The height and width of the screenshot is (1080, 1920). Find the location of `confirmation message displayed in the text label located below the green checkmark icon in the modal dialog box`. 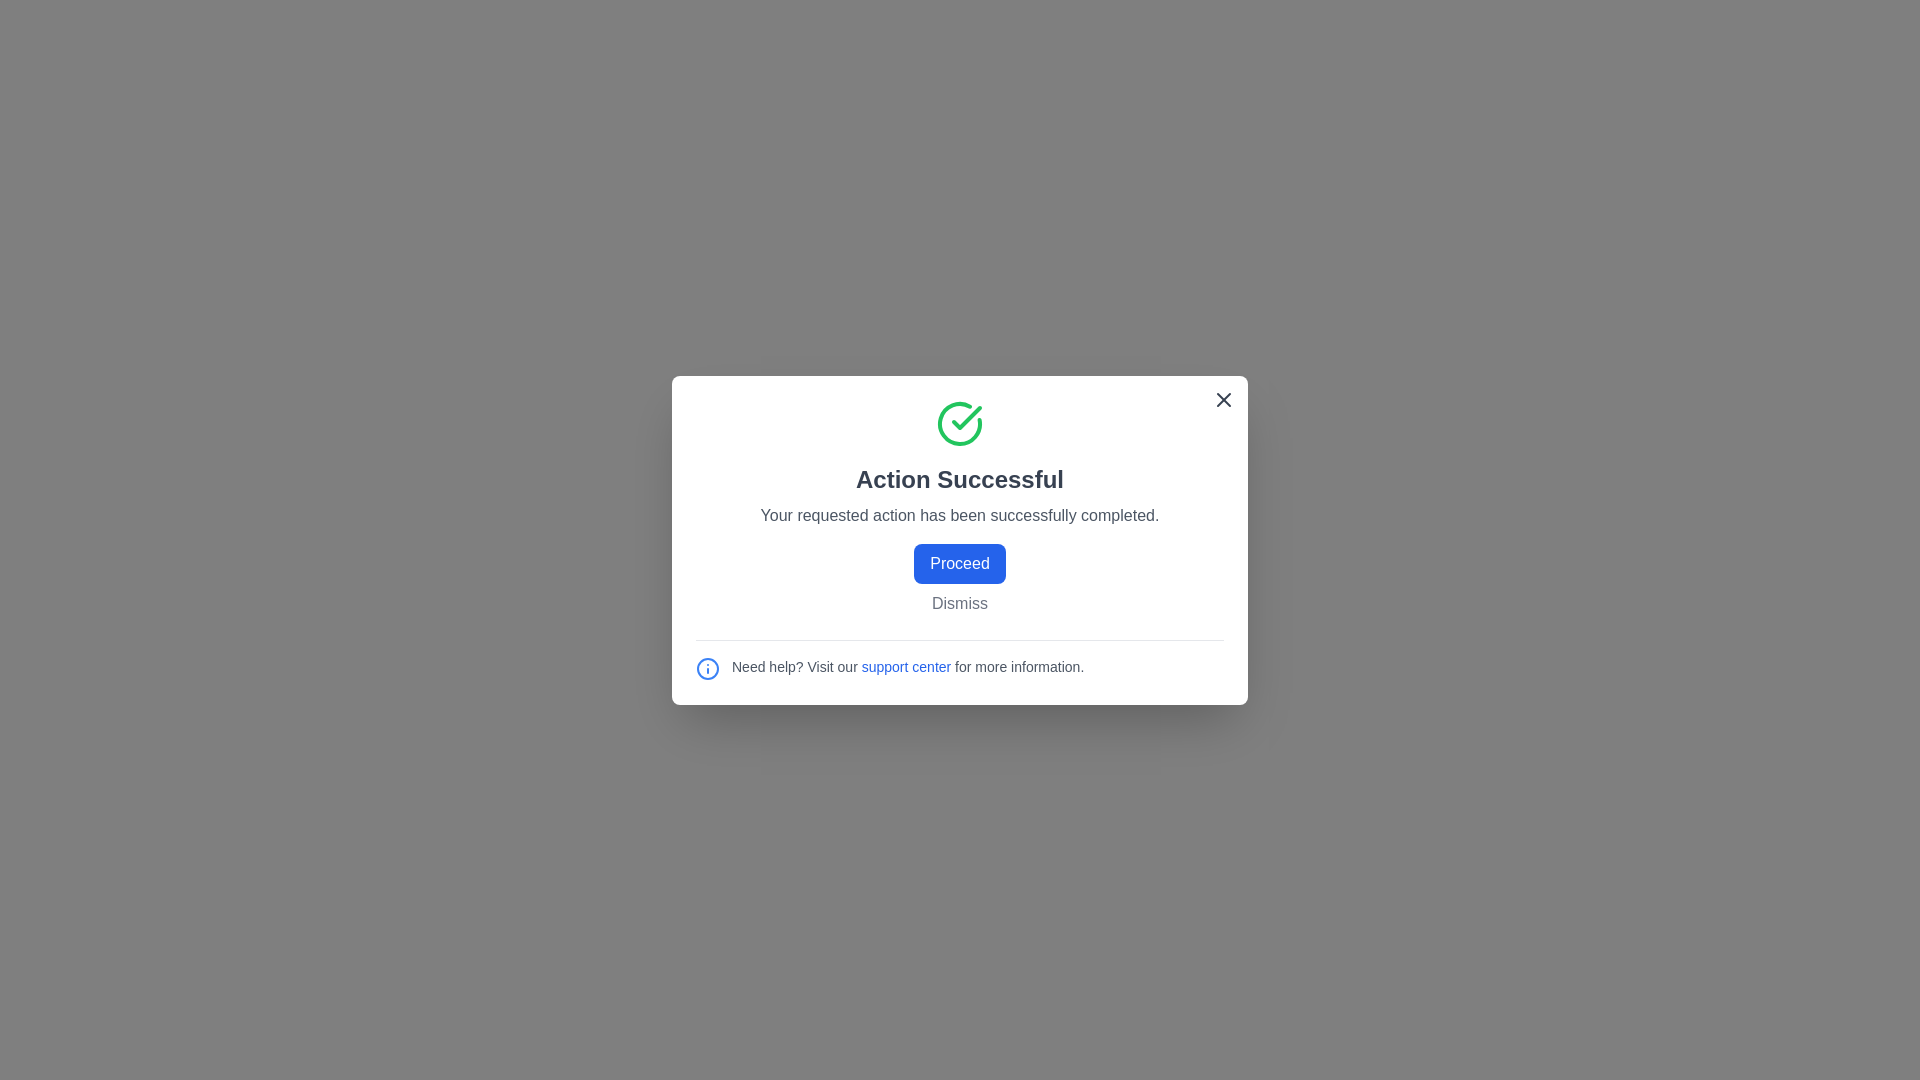

confirmation message displayed in the text label located below the green checkmark icon in the modal dialog box is located at coordinates (960, 479).